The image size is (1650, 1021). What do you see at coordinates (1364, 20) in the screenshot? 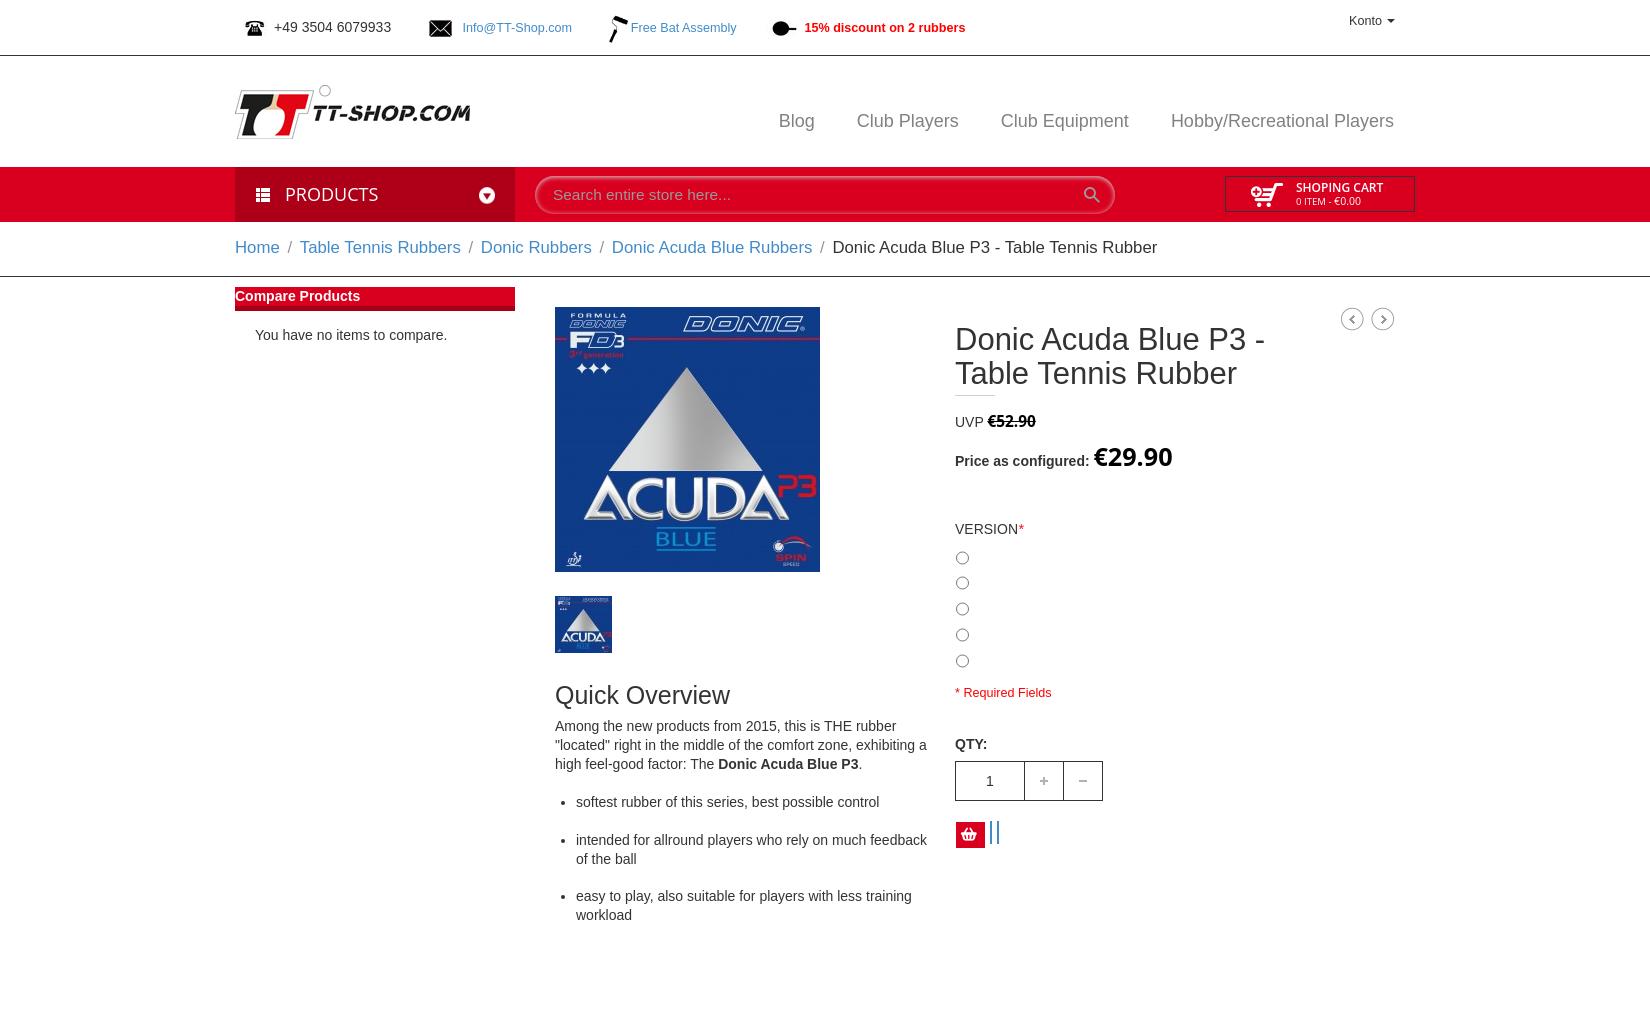
I see `'Konto'` at bounding box center [1364, 20].